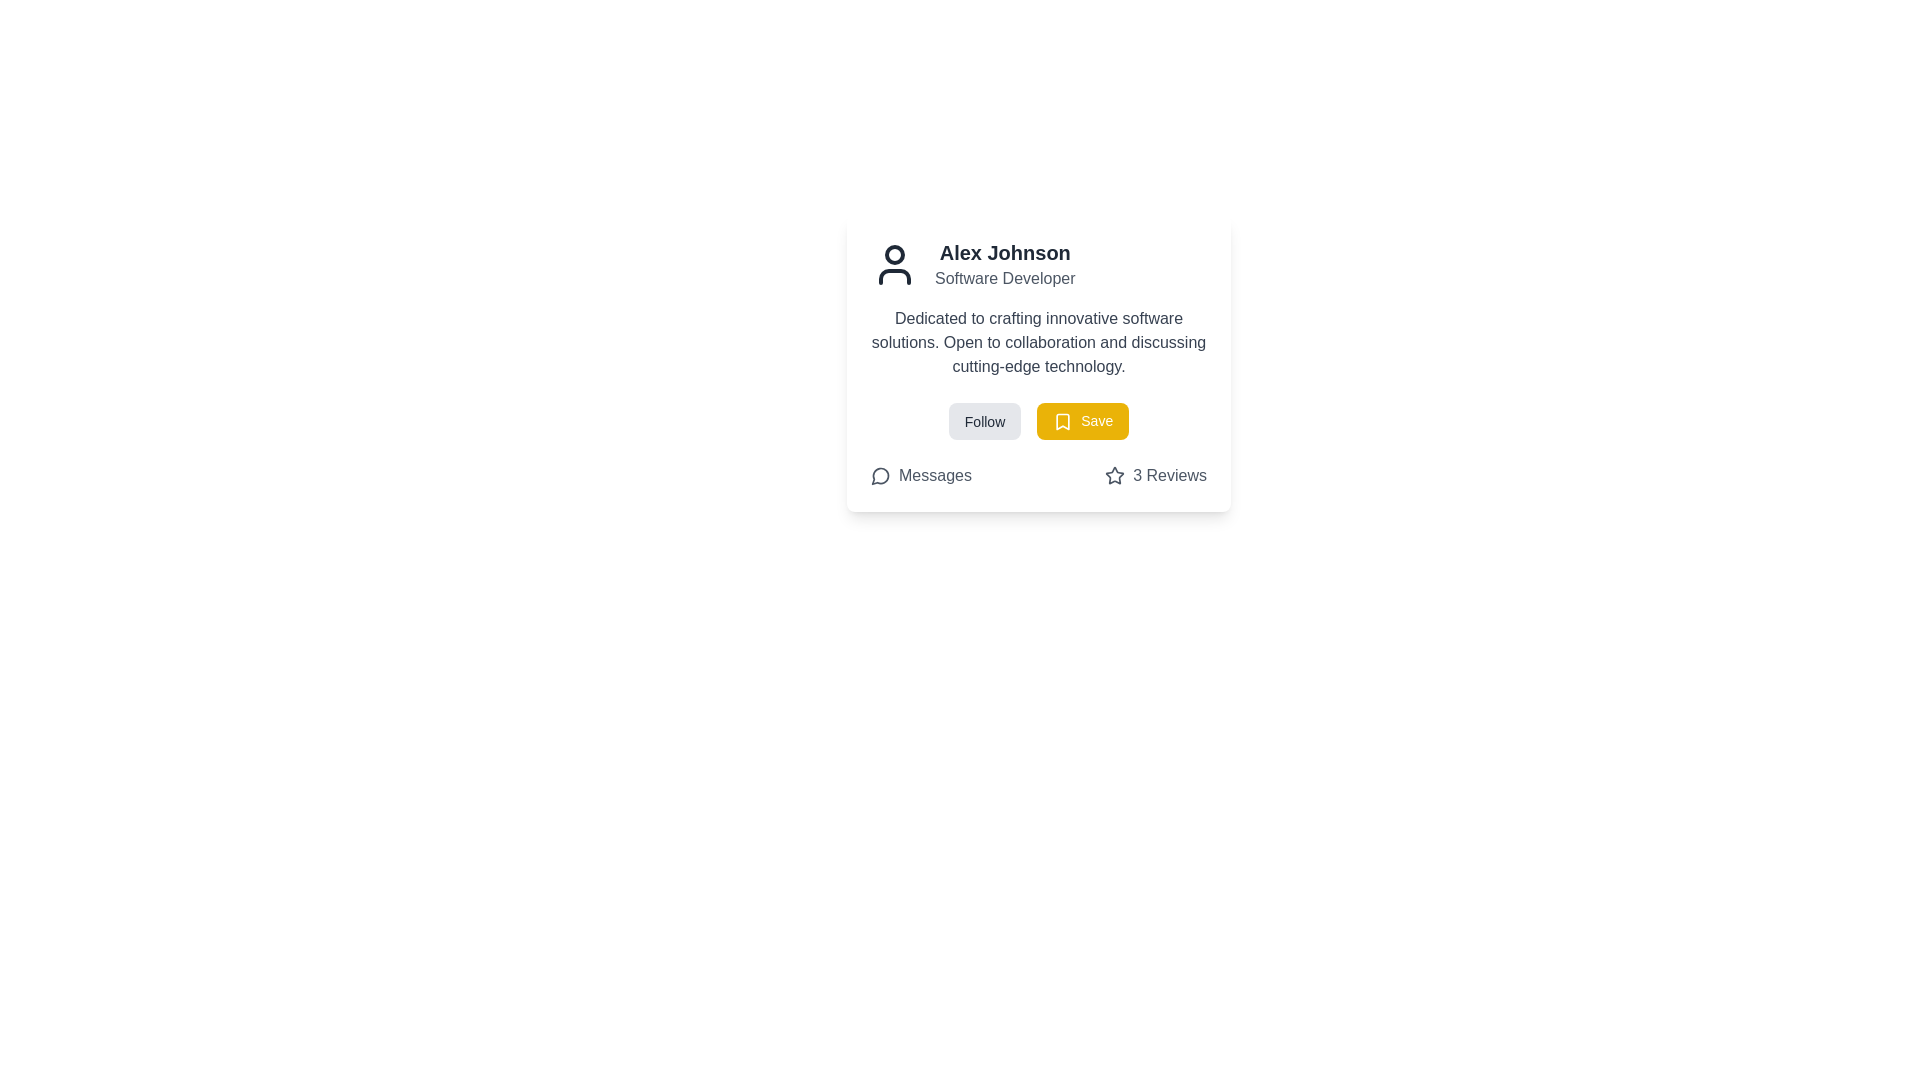 The height and width of the screenshot is (1080, 1920). Describe the element at coordinates (1082, 420) in the screenshot. I see `the save button, which is the second button in a horizontal group located to the right of a gray 'Follow' button, to activate visual feedback` at that location.